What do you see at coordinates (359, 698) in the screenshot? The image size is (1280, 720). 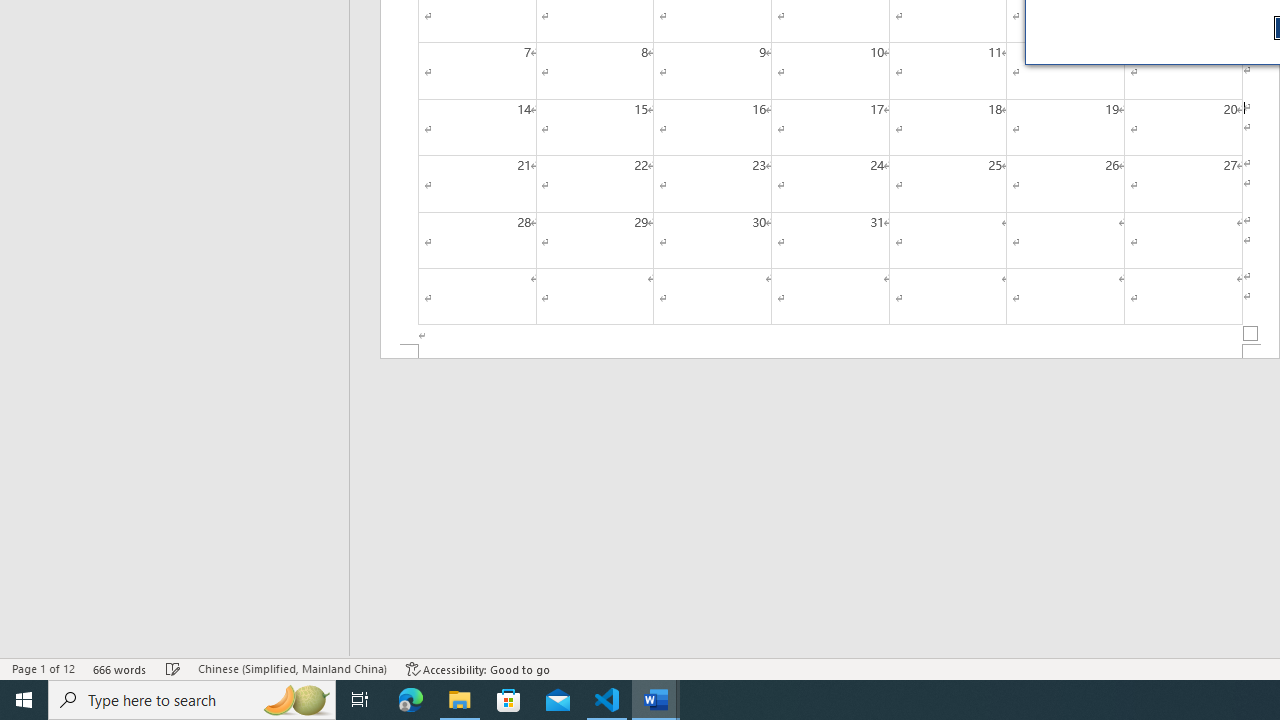 I see `'Task View'` at bounding box center [359, 698].